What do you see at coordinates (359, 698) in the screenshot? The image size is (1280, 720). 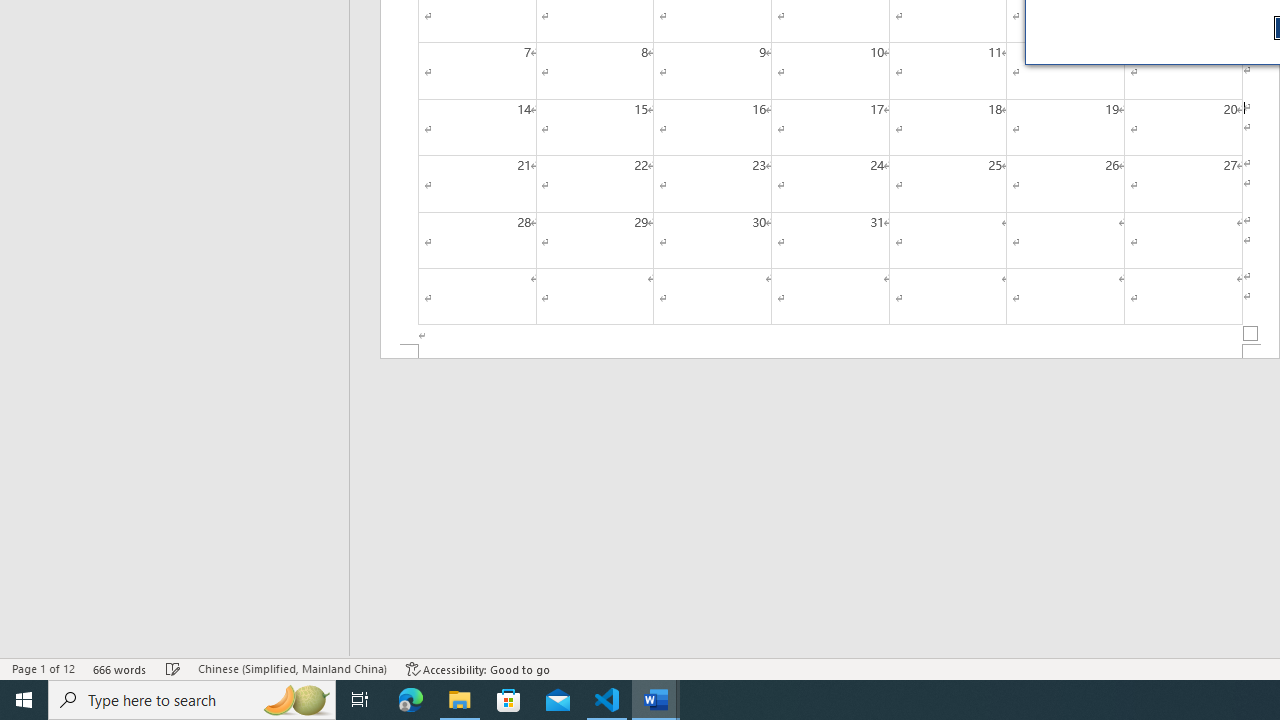 I see `'Task View'` at bounding box center [359, 698].